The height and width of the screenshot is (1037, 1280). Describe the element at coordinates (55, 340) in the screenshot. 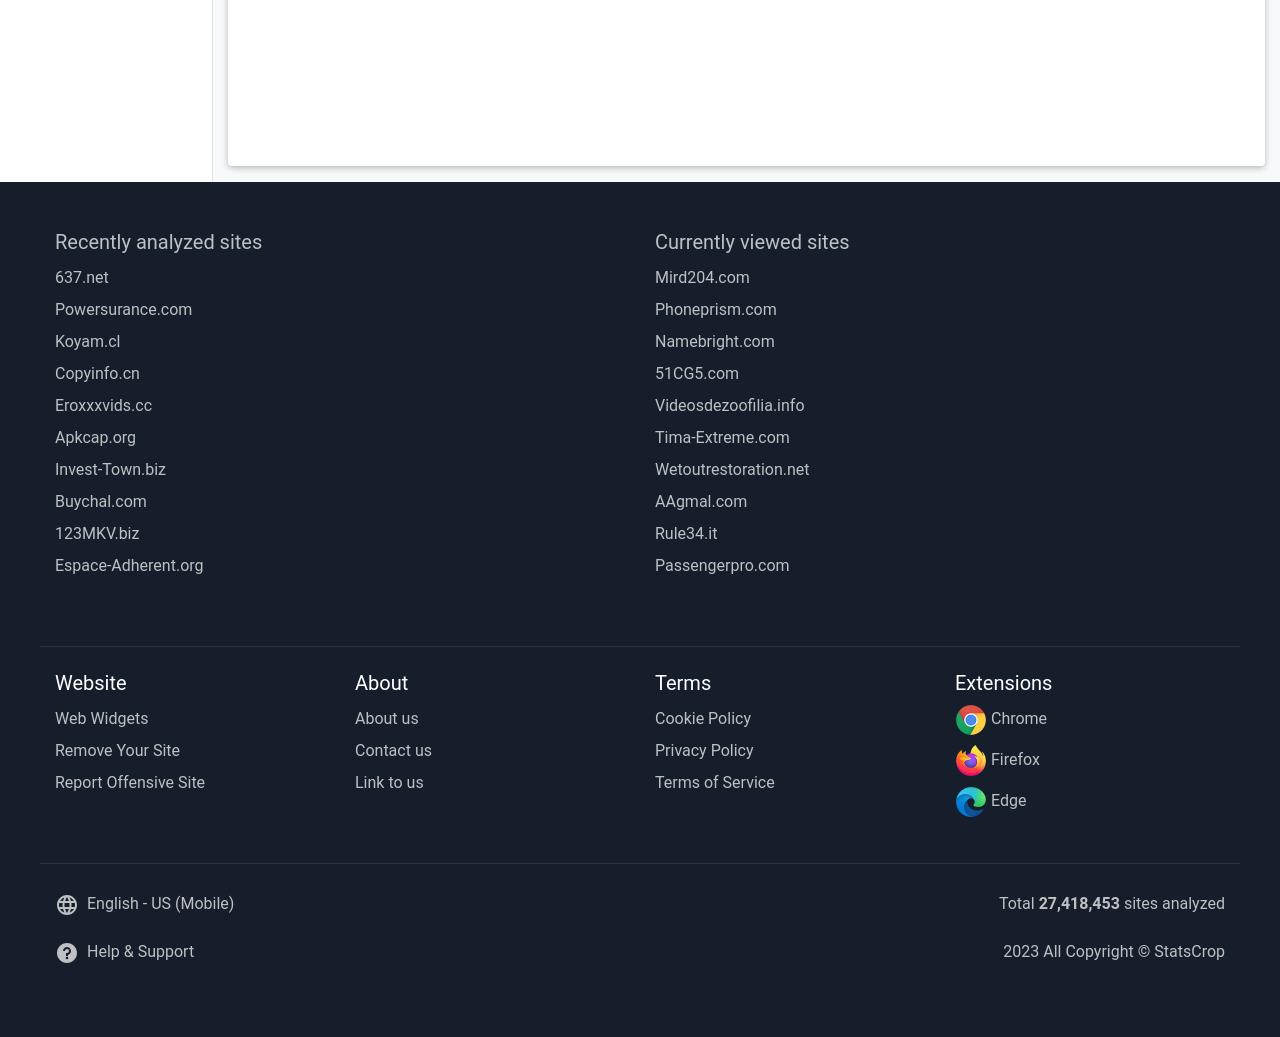

I see `'Koyam.cl'` at that location.